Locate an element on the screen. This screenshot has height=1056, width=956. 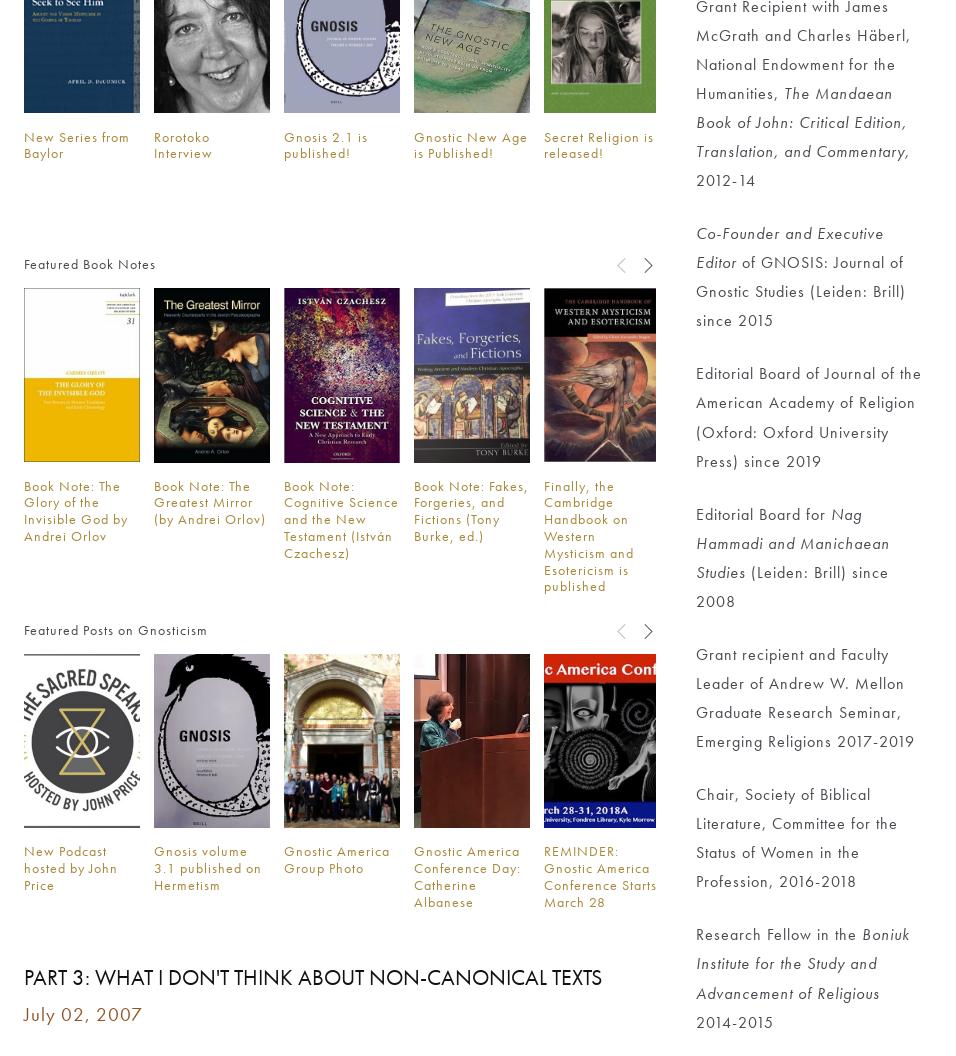
'Book Note: Cognitive Science and the New Testament (István Czachesz)' is located at coordinates (339, 517).